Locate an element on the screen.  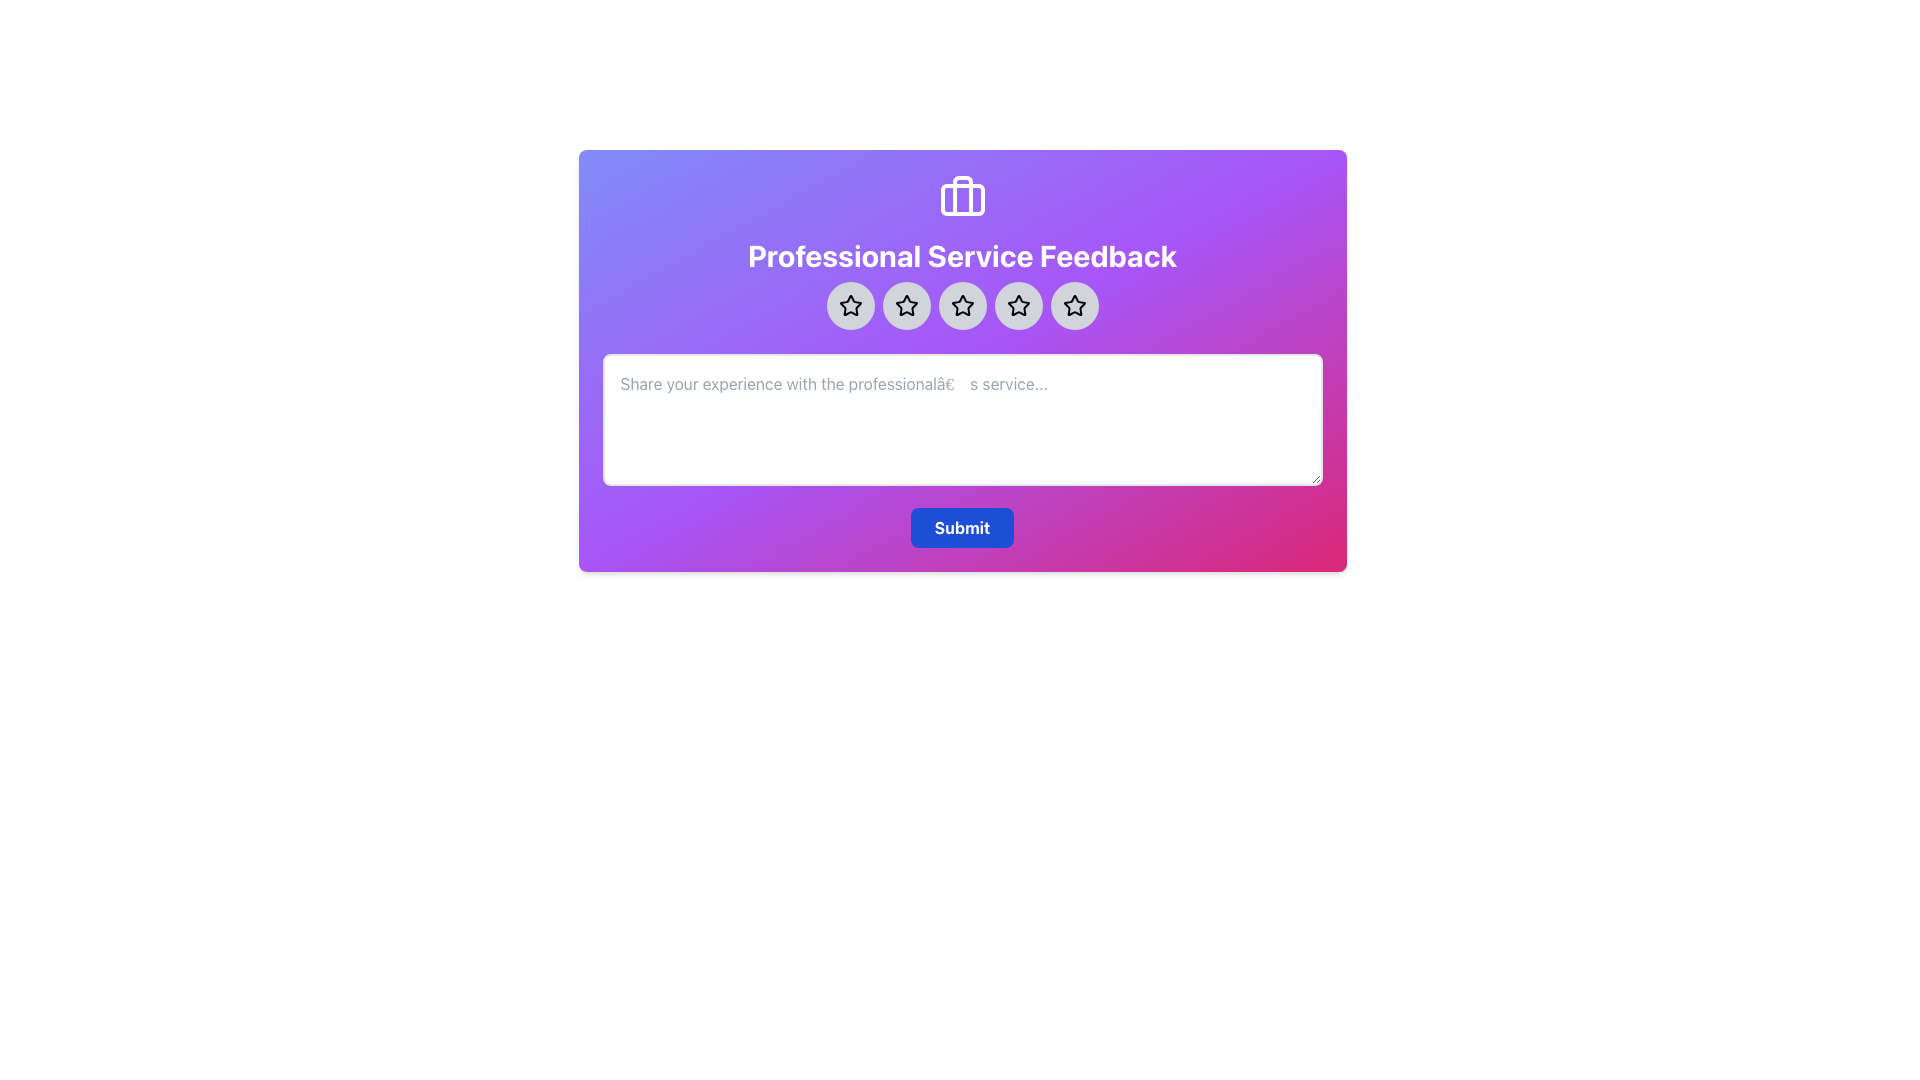
the second star icon in the rating system is located at coordinates (905, 305).